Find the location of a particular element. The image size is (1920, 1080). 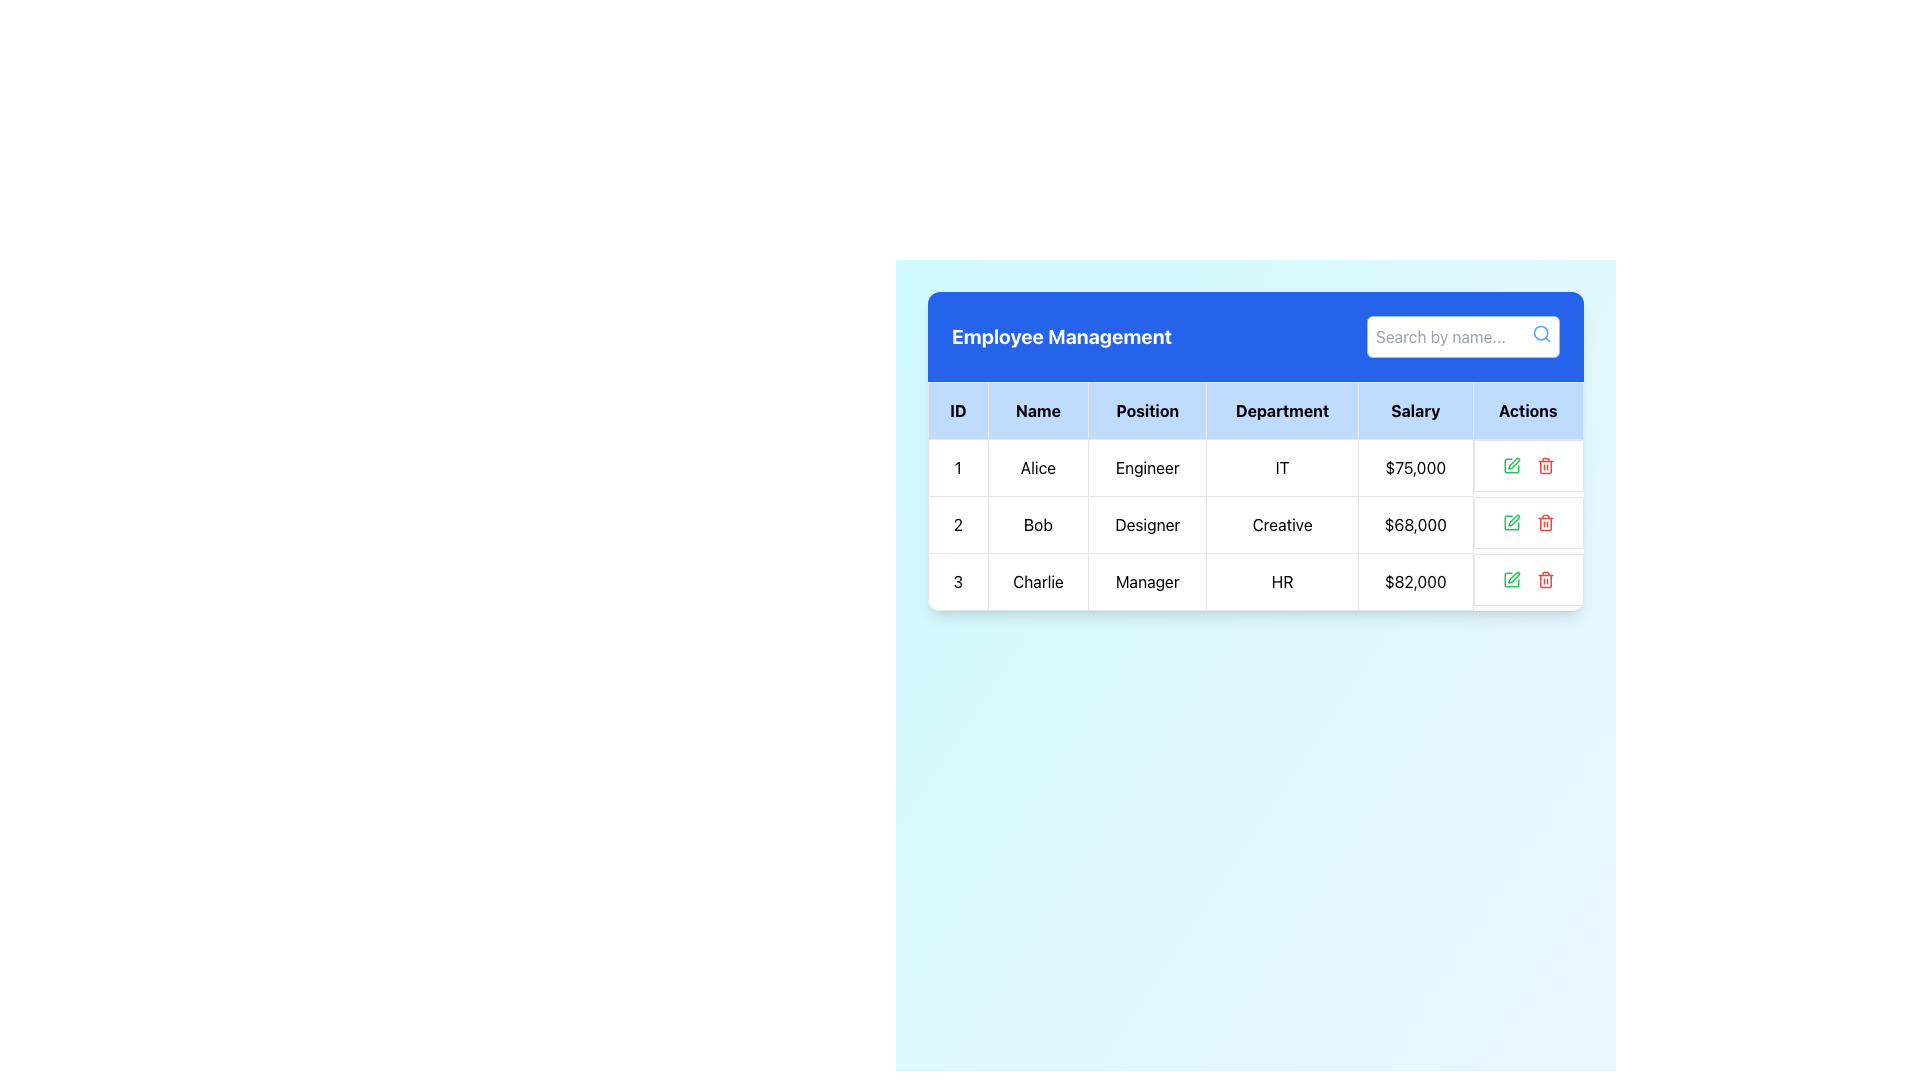

the edit button in the 'Actions' column of the first row for the employee entry 'Alice, Engineer, IT, $75,000' is located at coordinates (1511, 466).